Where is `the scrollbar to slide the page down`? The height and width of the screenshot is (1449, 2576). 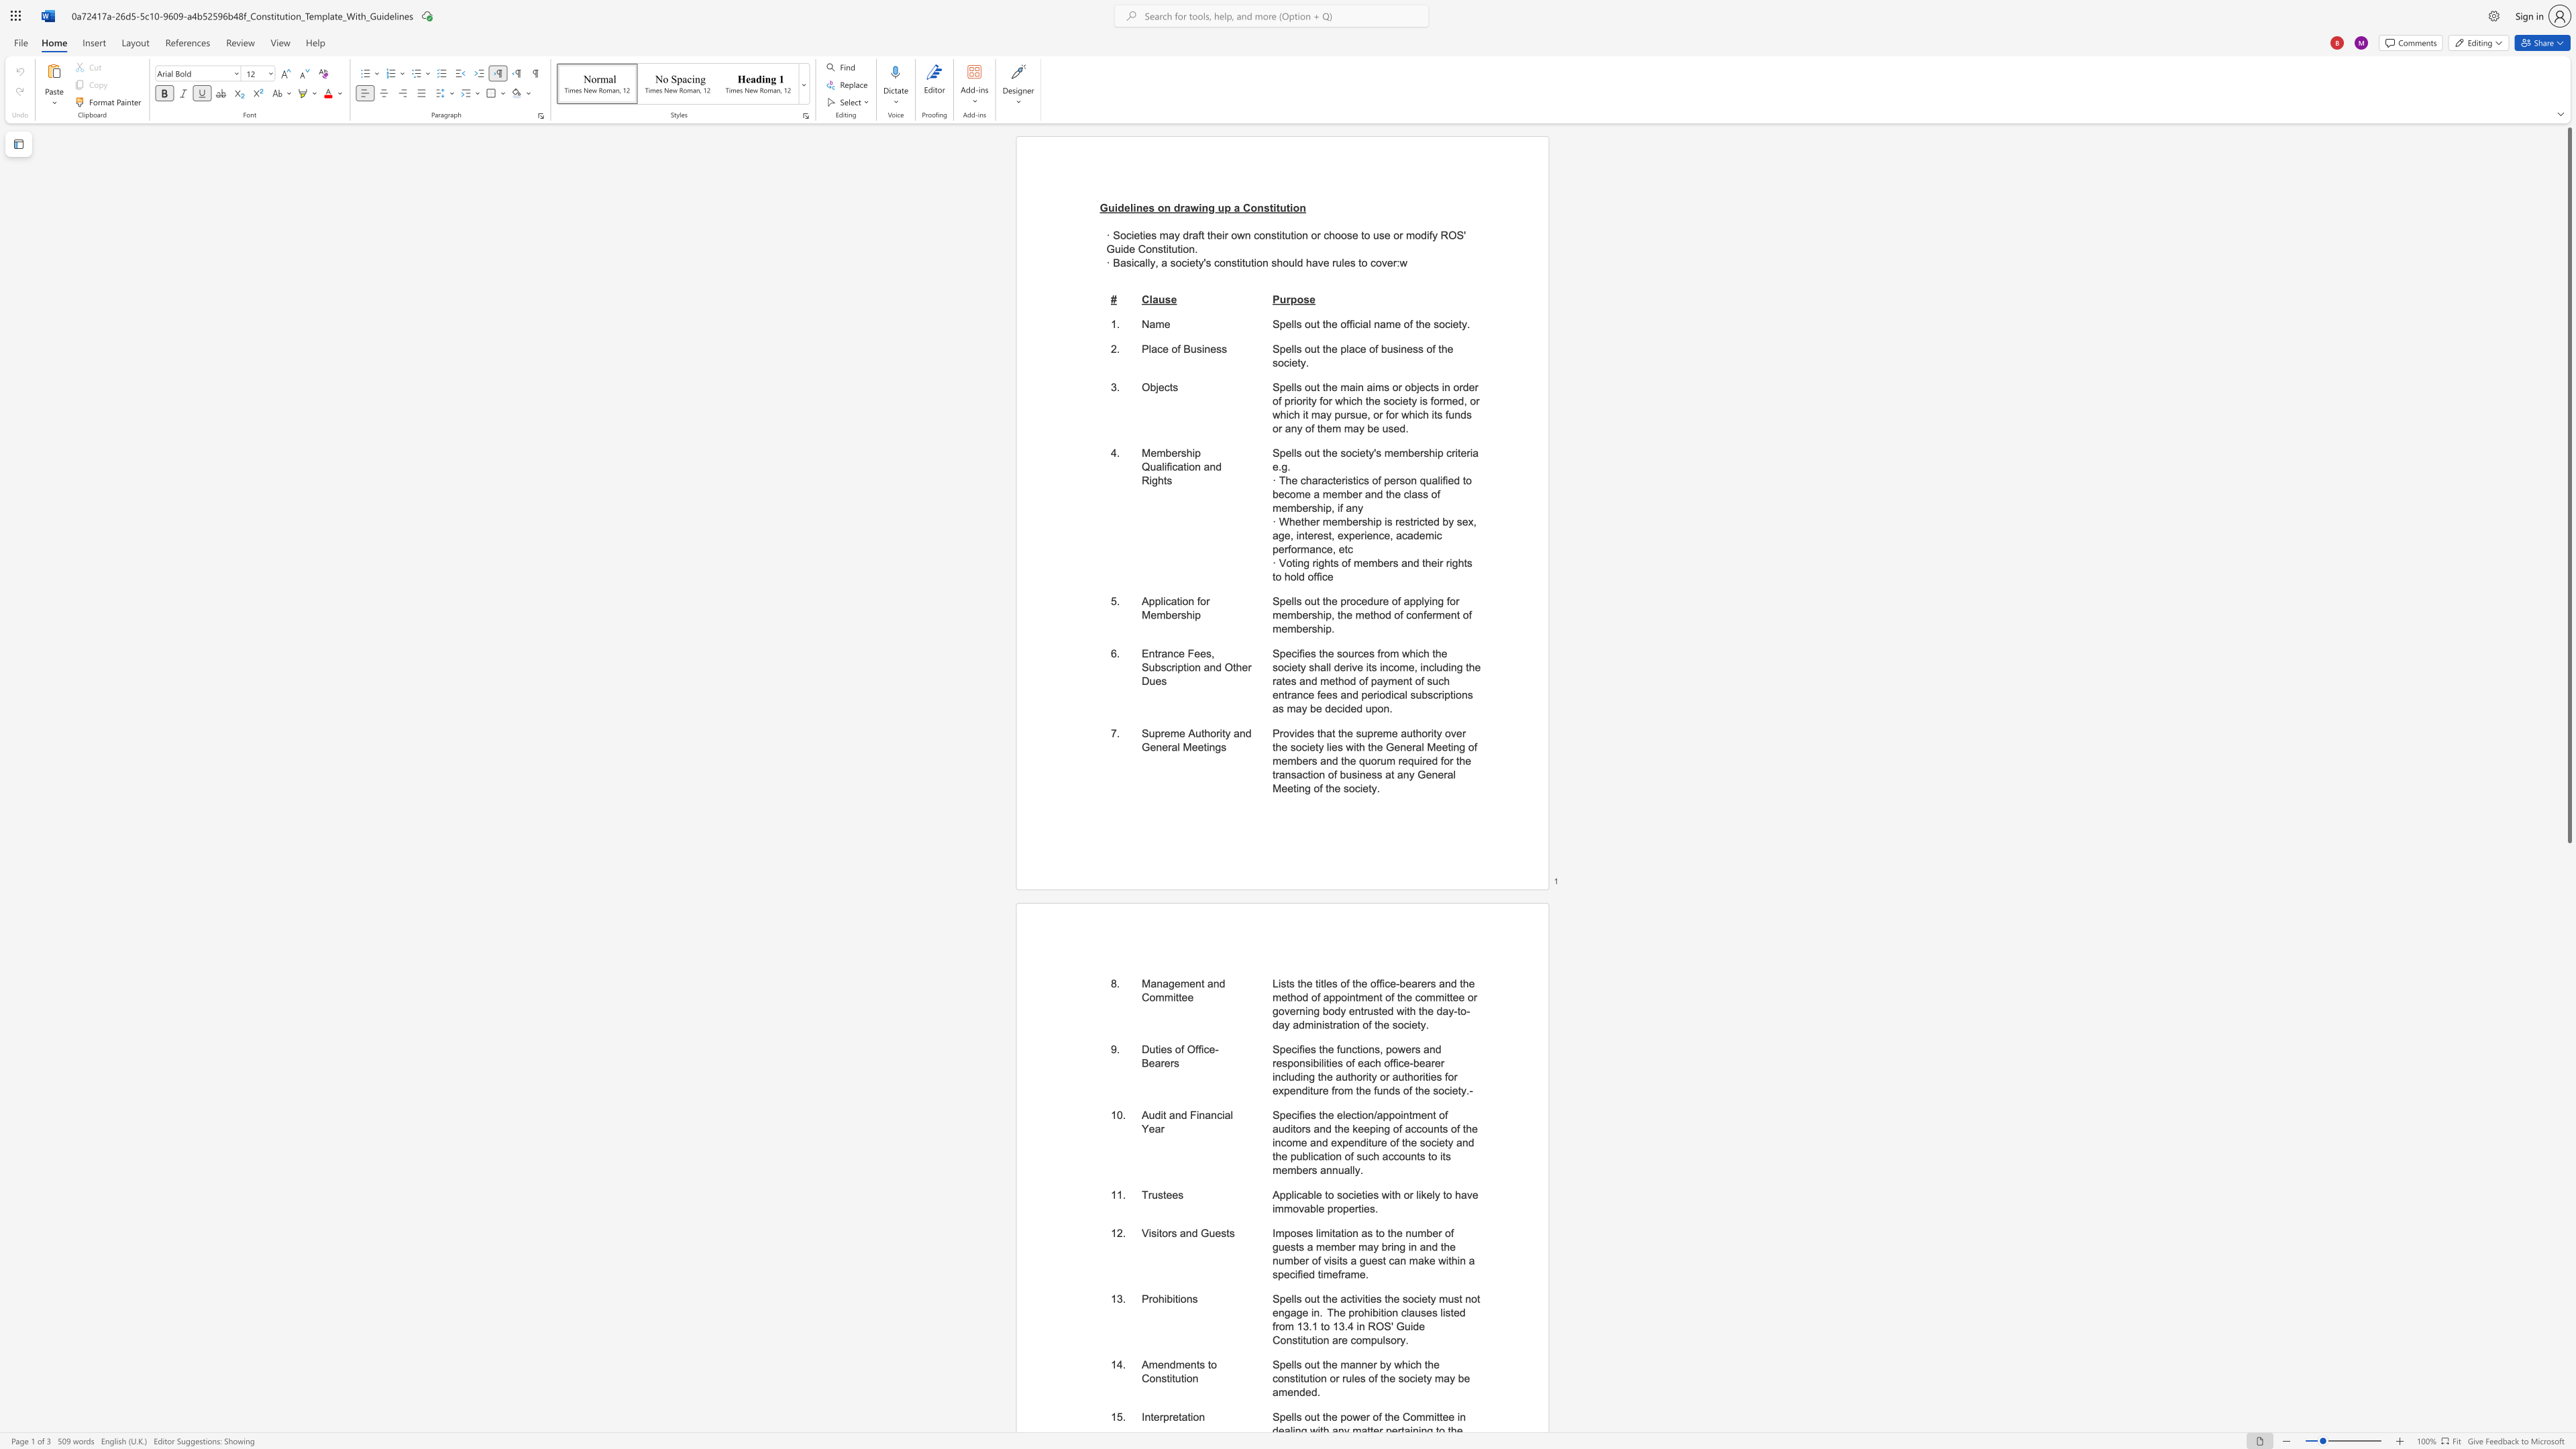 the scrollbar to slide the page down is located at coordinates (2568, 1106).